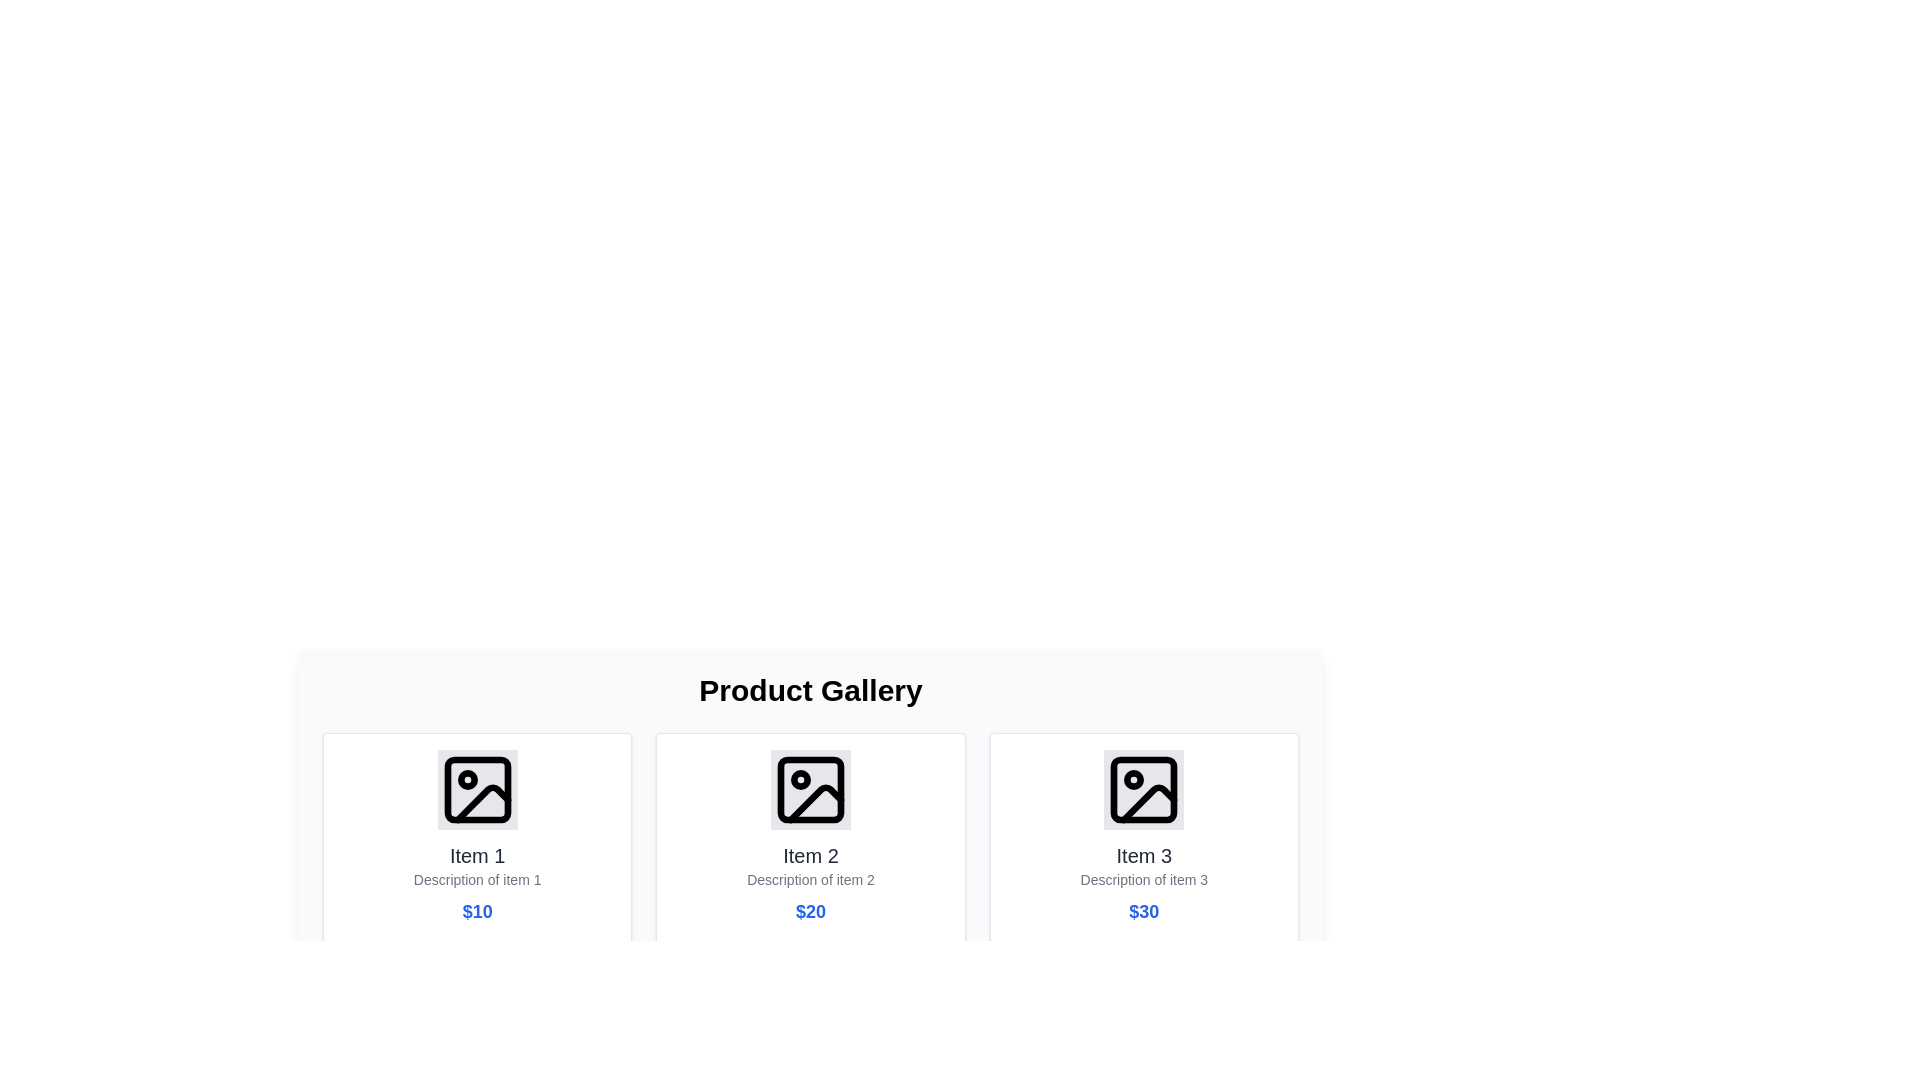 This screenshot has width=1920, height=1080. I want to click on the Card component featuring a white background, rounded border, and shadow effect that contains the title 'Item 3', description 'Description of item 3', and price '$30', located in the first row and third column of a 3x2 grid layout, so click(1144, 837).